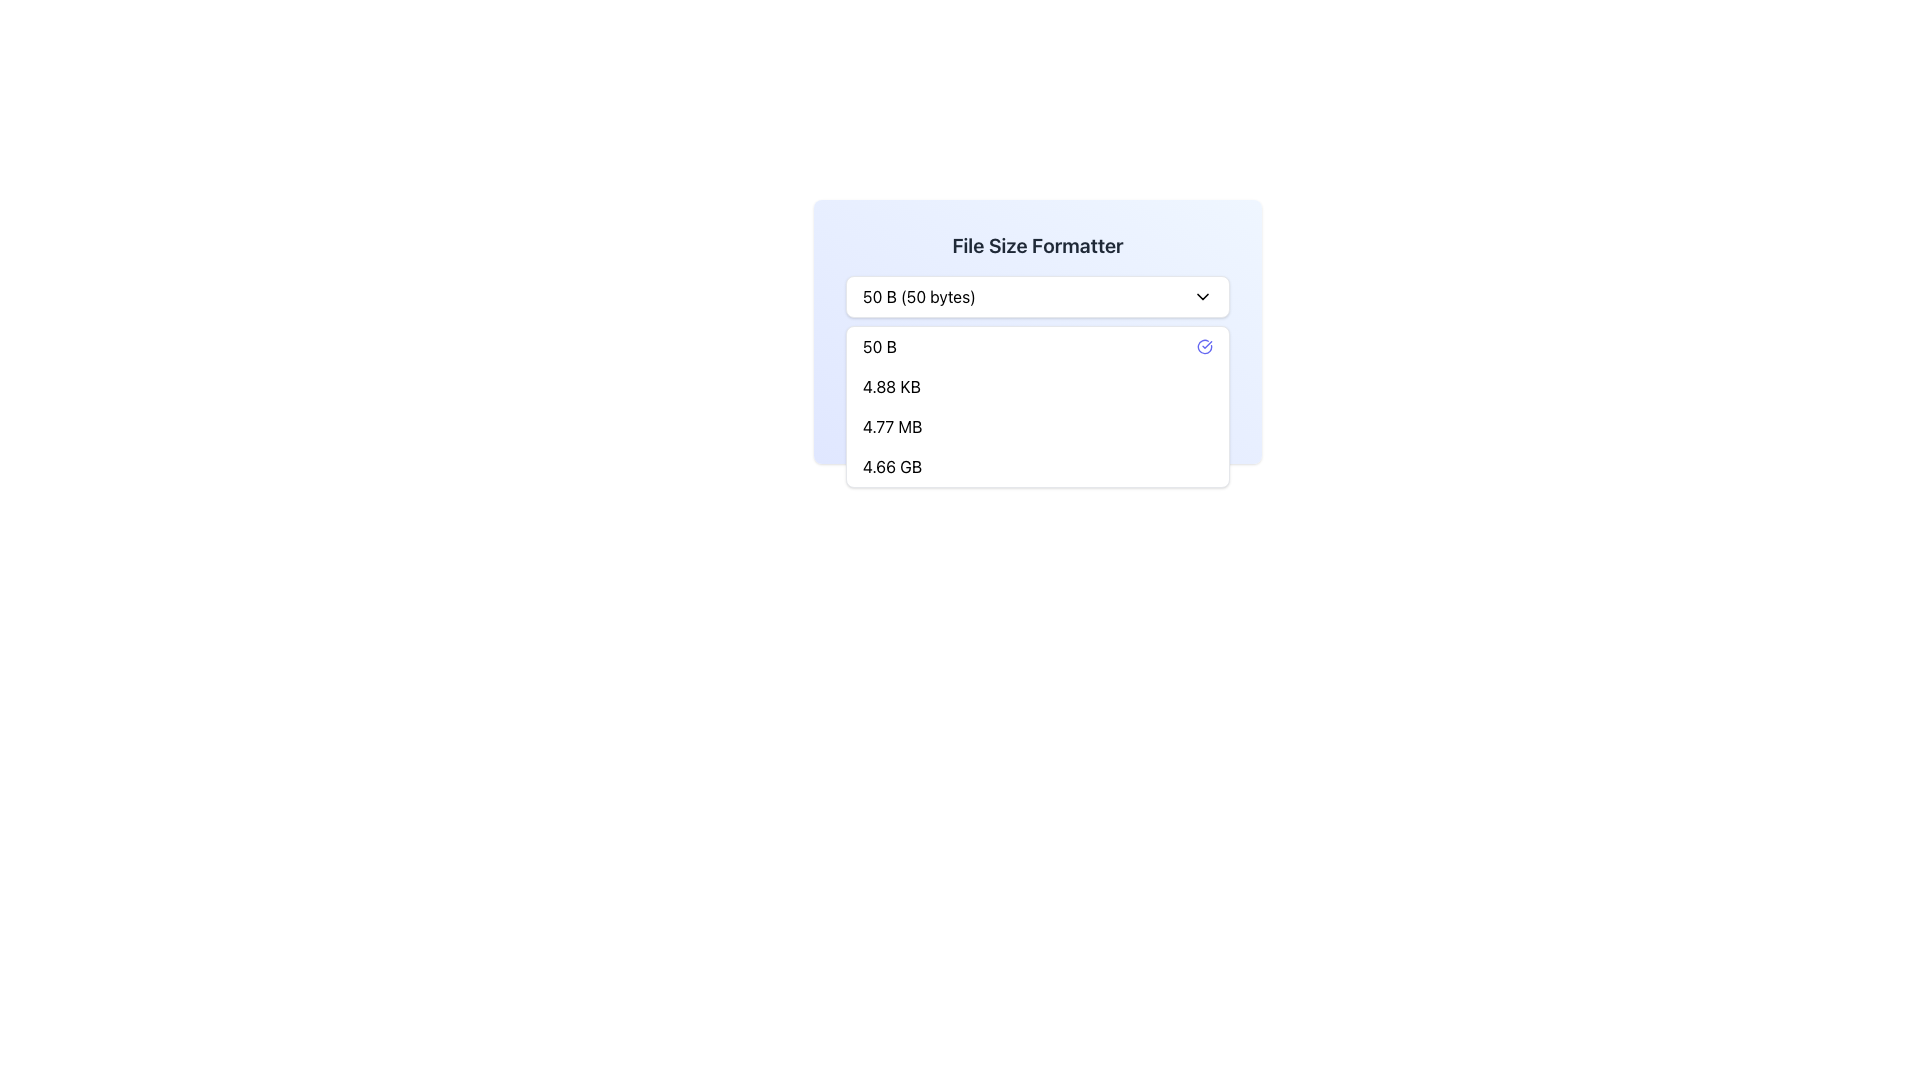  What do you see at coordinates (1037, 466) in the screenshot?
I see `the selectable menu item displaying '4.66 GB'` at bounding box center [1037, 466].